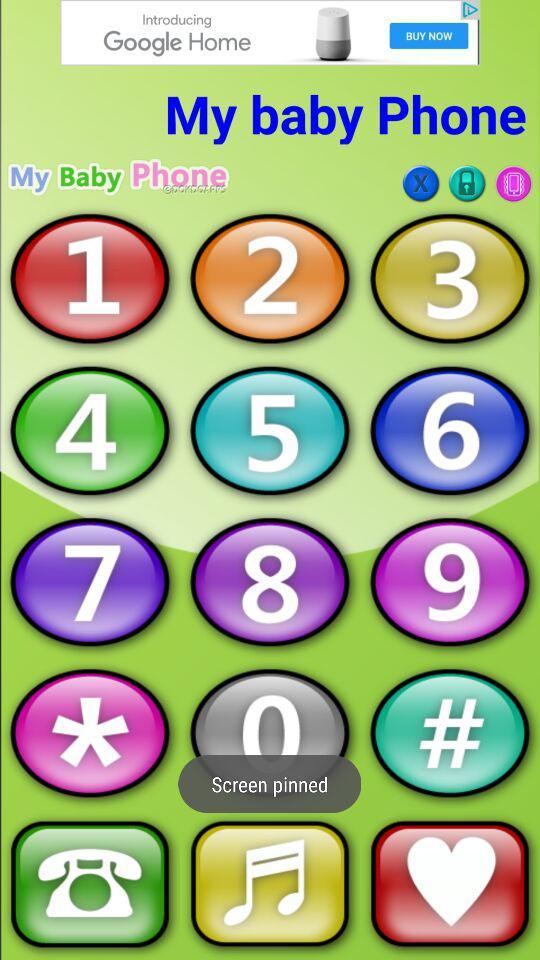 This screenshot has width=540, height=960. I want to click on the lock icon, so click(467, 183).